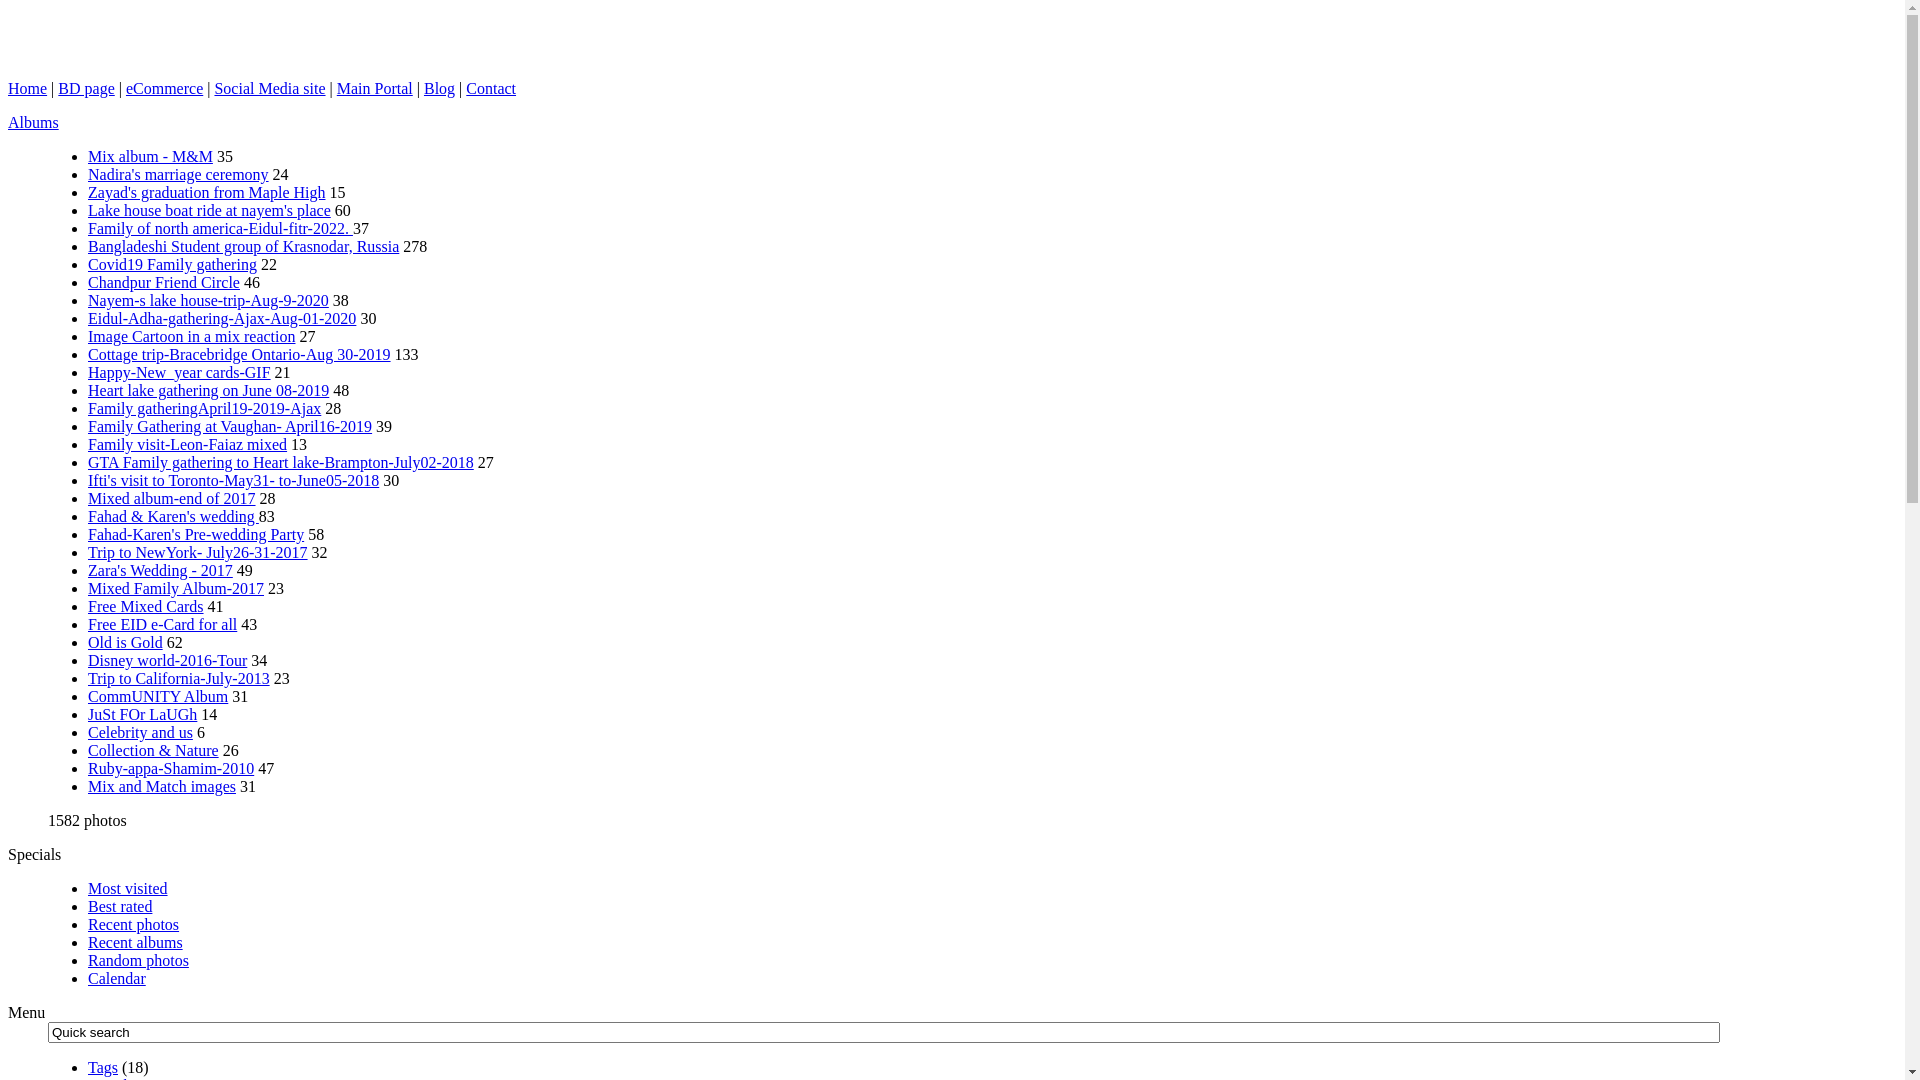 Image resolution: width=1920 pixels, height=1080 pixels. What do you see at coordinates (172, 497) in the screenshot?
I see `'Mixed album-end of 2017'` at bounding box center [172, 497].